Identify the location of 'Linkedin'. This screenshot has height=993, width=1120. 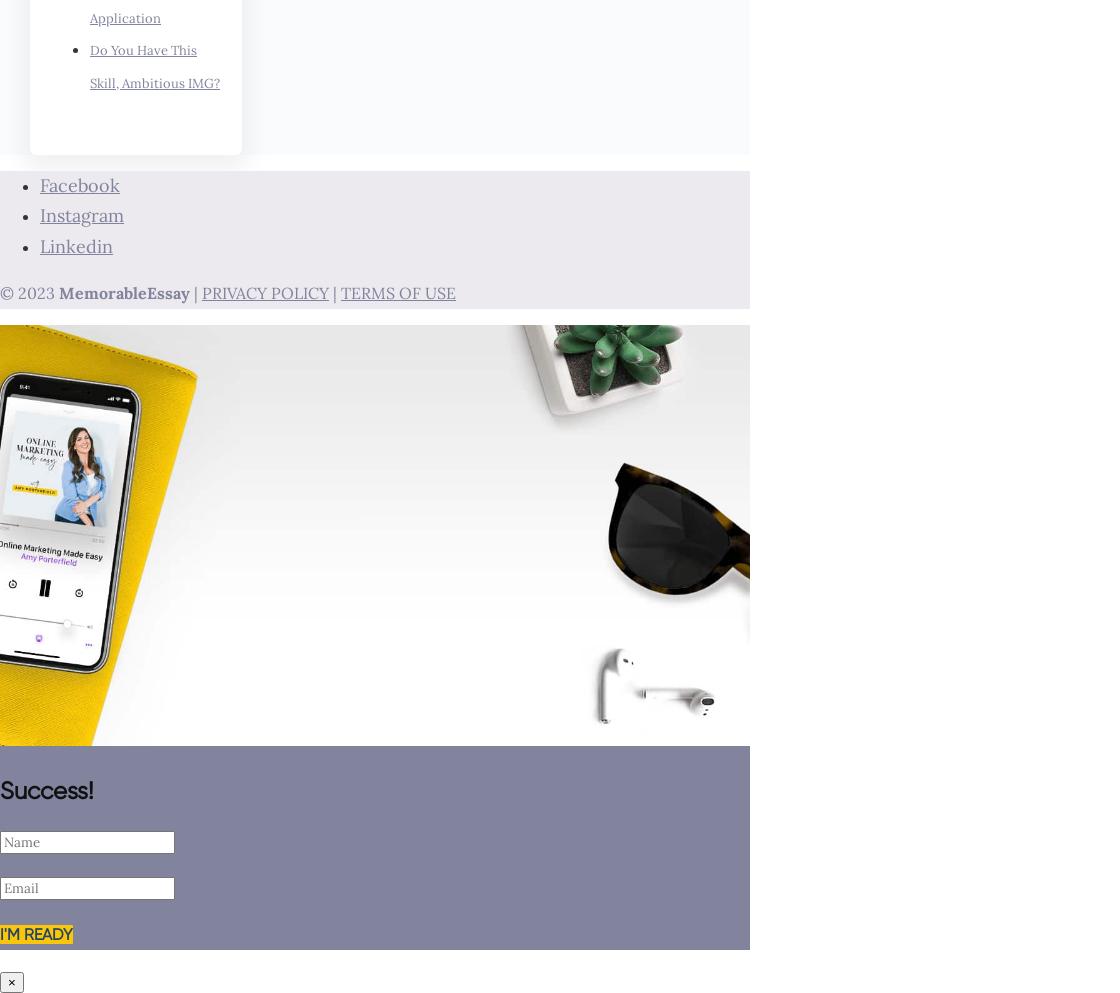
(76, 244).